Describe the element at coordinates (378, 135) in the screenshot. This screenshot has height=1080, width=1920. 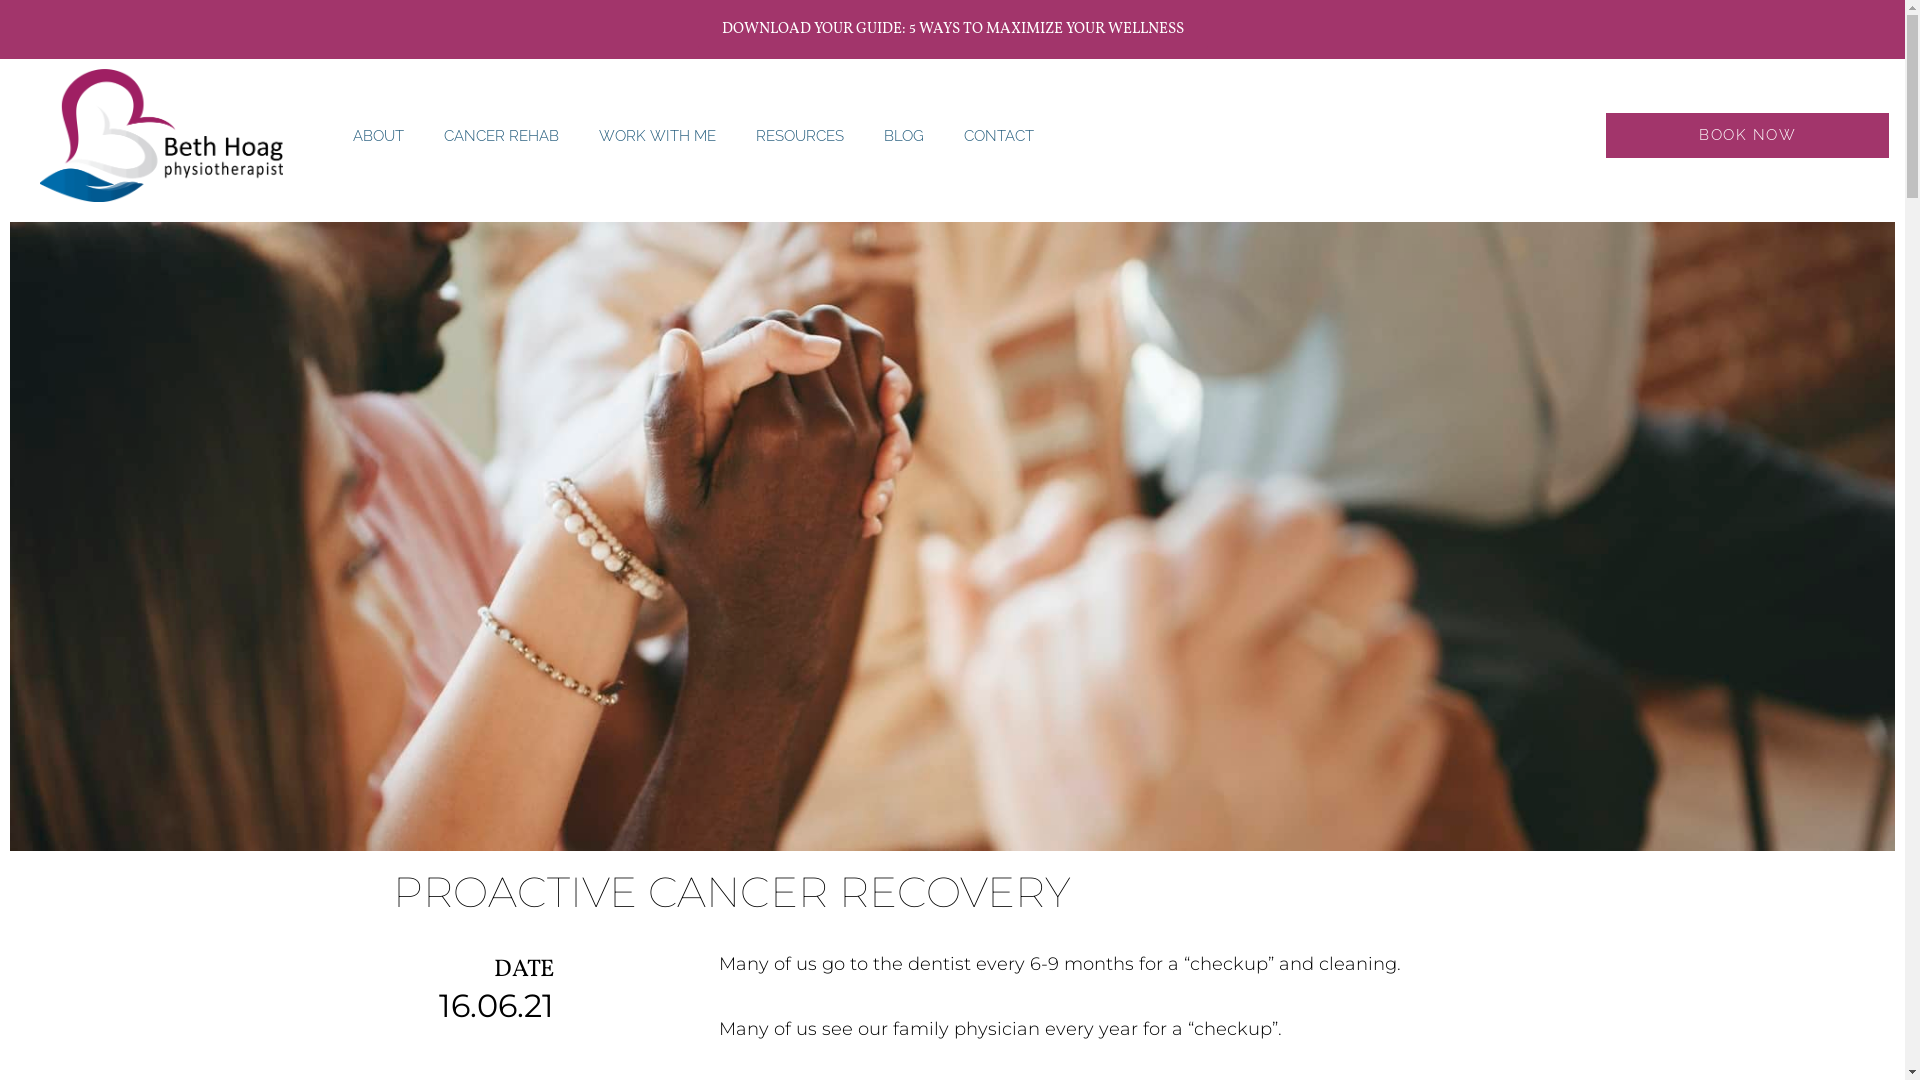
I see `'ABOUT'` at that location.